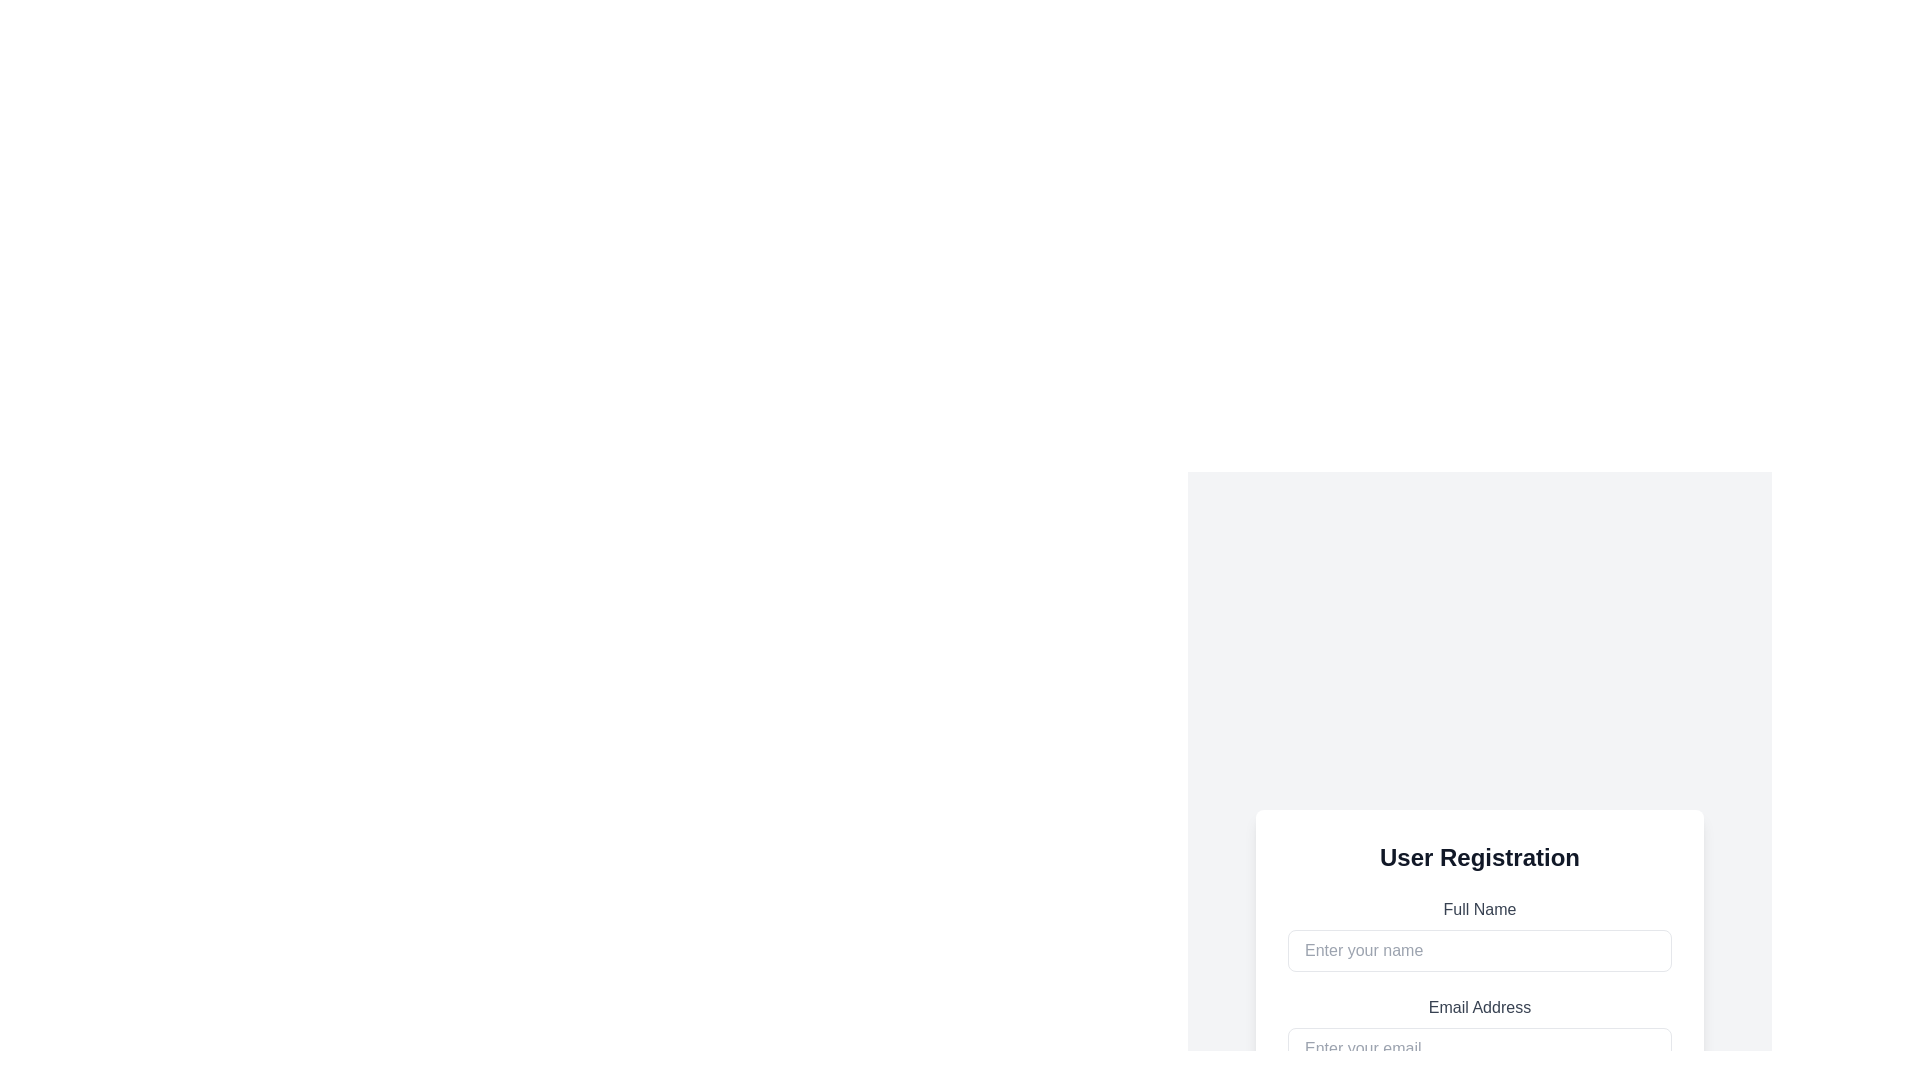 Image resolution: width=1920 pixels, height=1080 pixels. What do you see at coordinates (1479, 856) in the screenshot?
I see `the 'User Registration' text header, which is a bold, large font title centered at the top of the white registration panel` at bounding box center [1479, 856].